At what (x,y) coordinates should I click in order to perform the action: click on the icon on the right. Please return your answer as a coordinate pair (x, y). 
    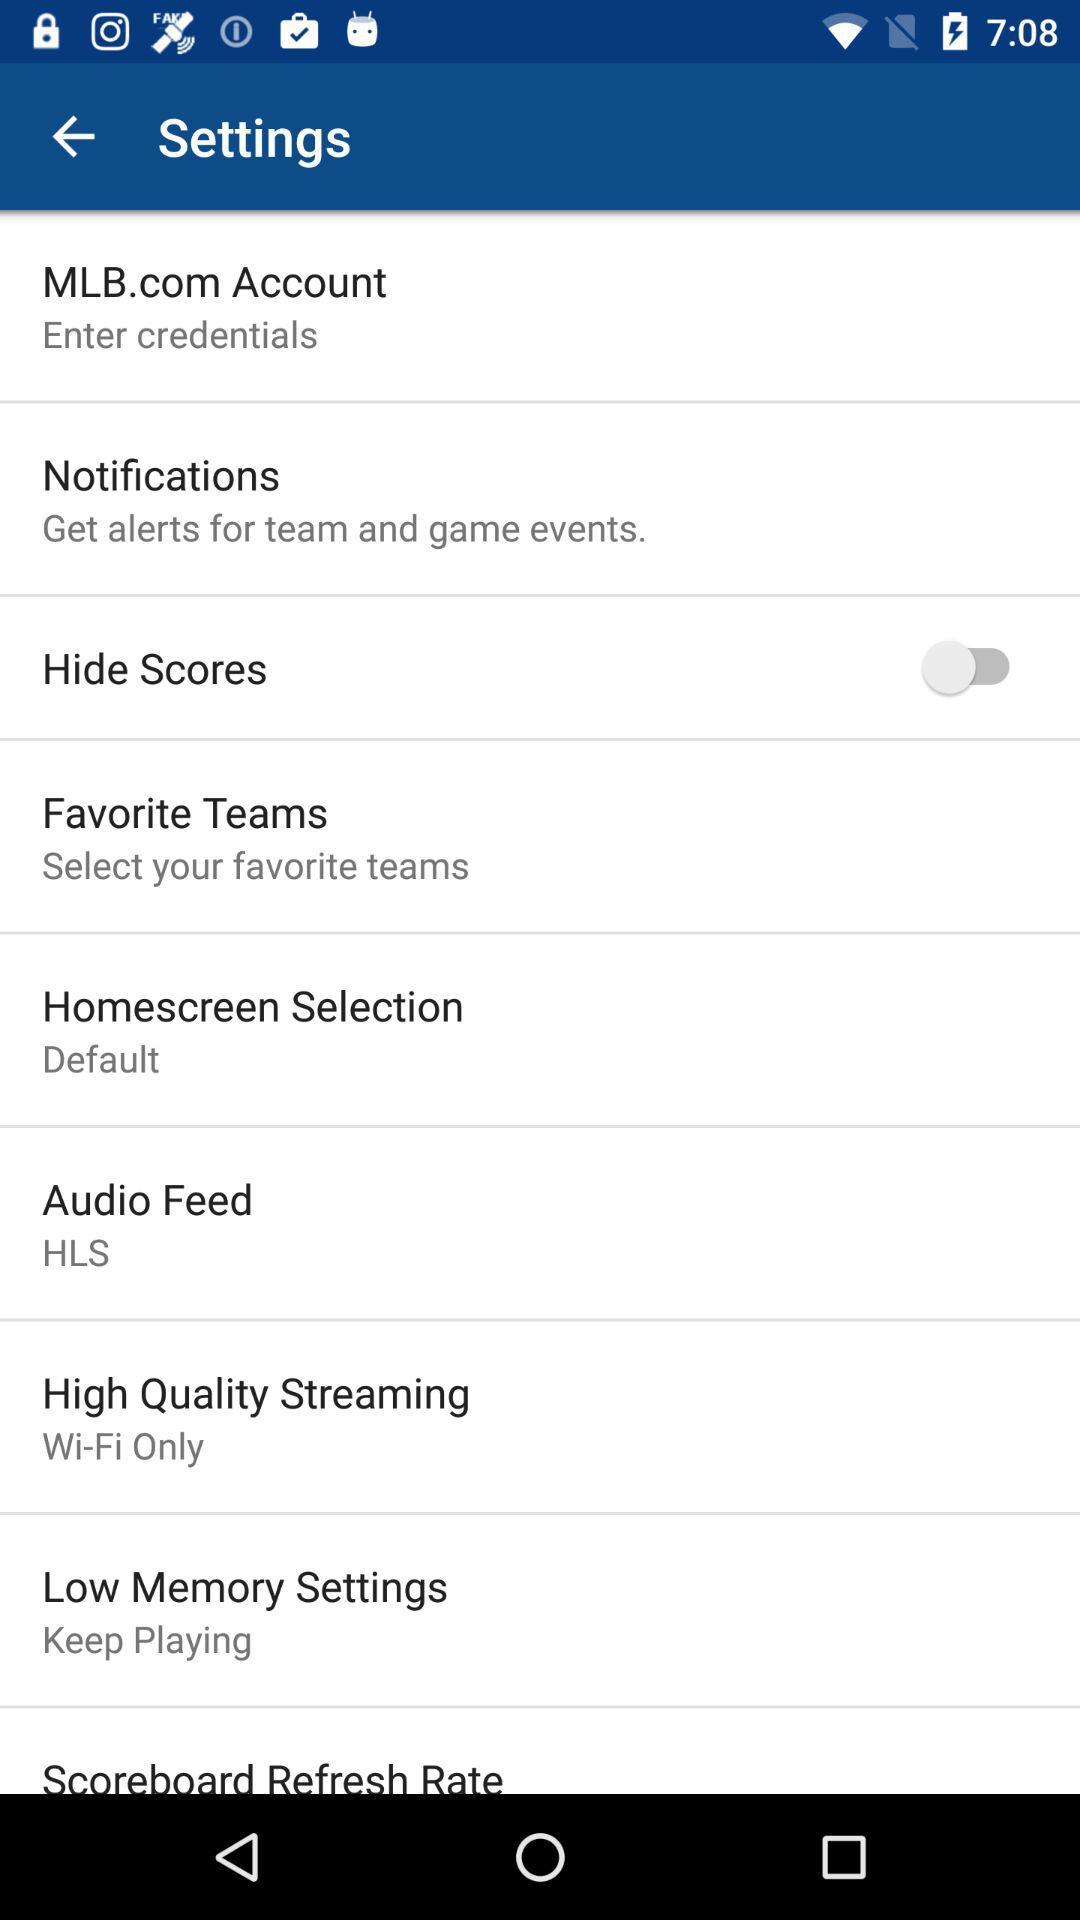
    Looking at the image, I should click on (974, 667).